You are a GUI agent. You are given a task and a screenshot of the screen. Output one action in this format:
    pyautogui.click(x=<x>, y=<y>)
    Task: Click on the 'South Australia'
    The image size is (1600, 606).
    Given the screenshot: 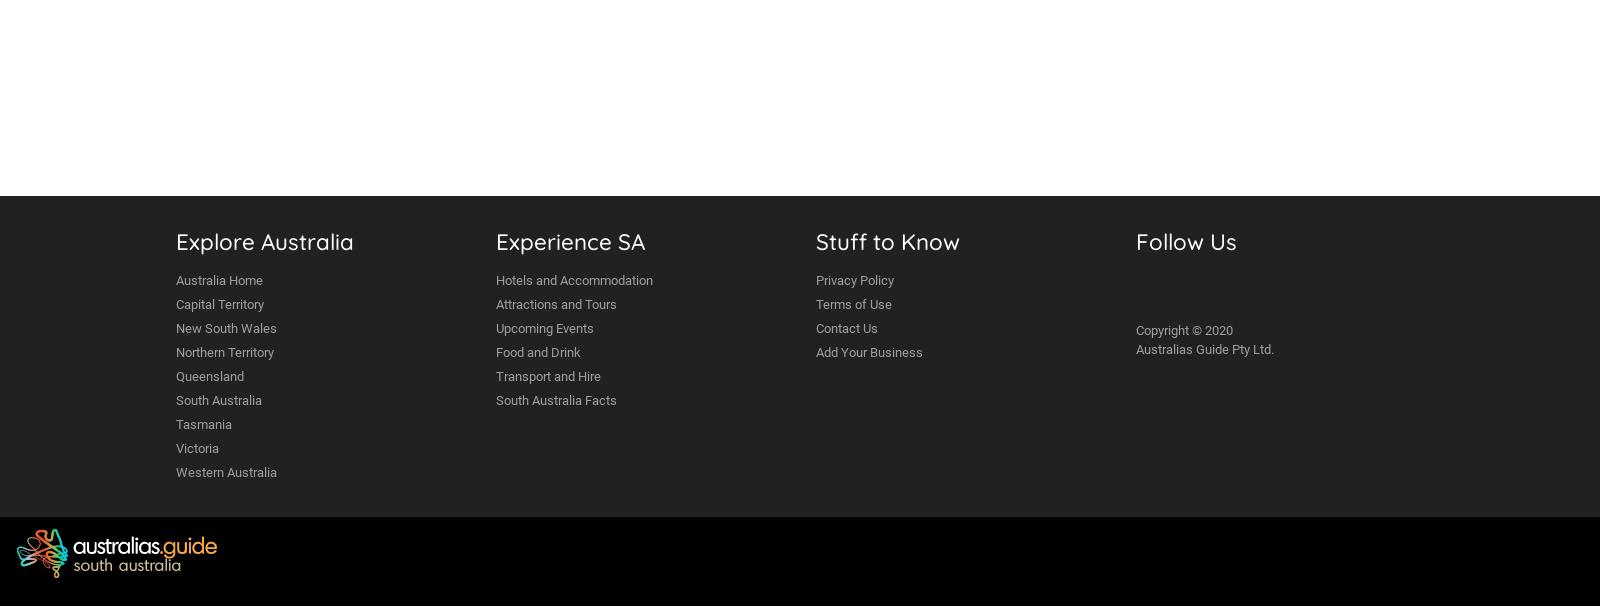 What is the action you would take?
    pyautogui.click(x=219, y=399)
    